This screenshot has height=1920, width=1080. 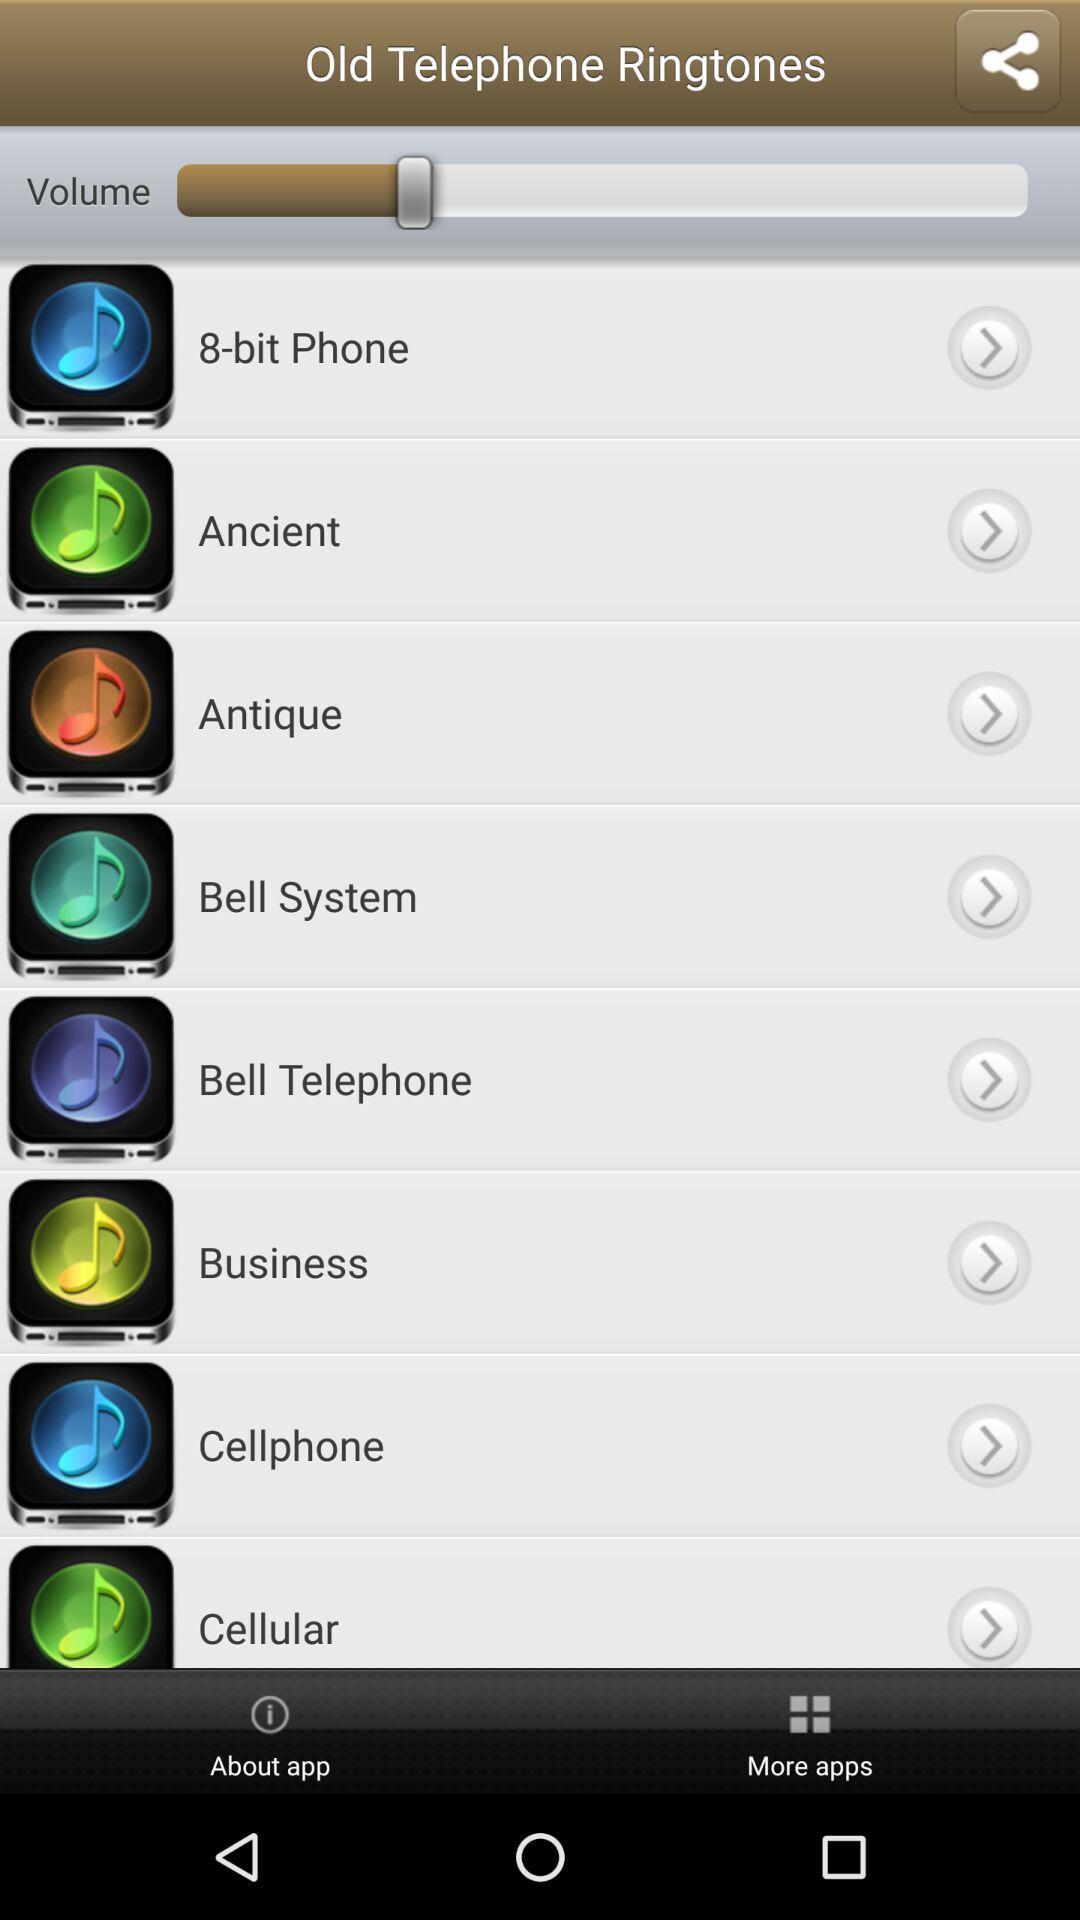 I want to click on autoplay option, so click(x=987, y=1602).